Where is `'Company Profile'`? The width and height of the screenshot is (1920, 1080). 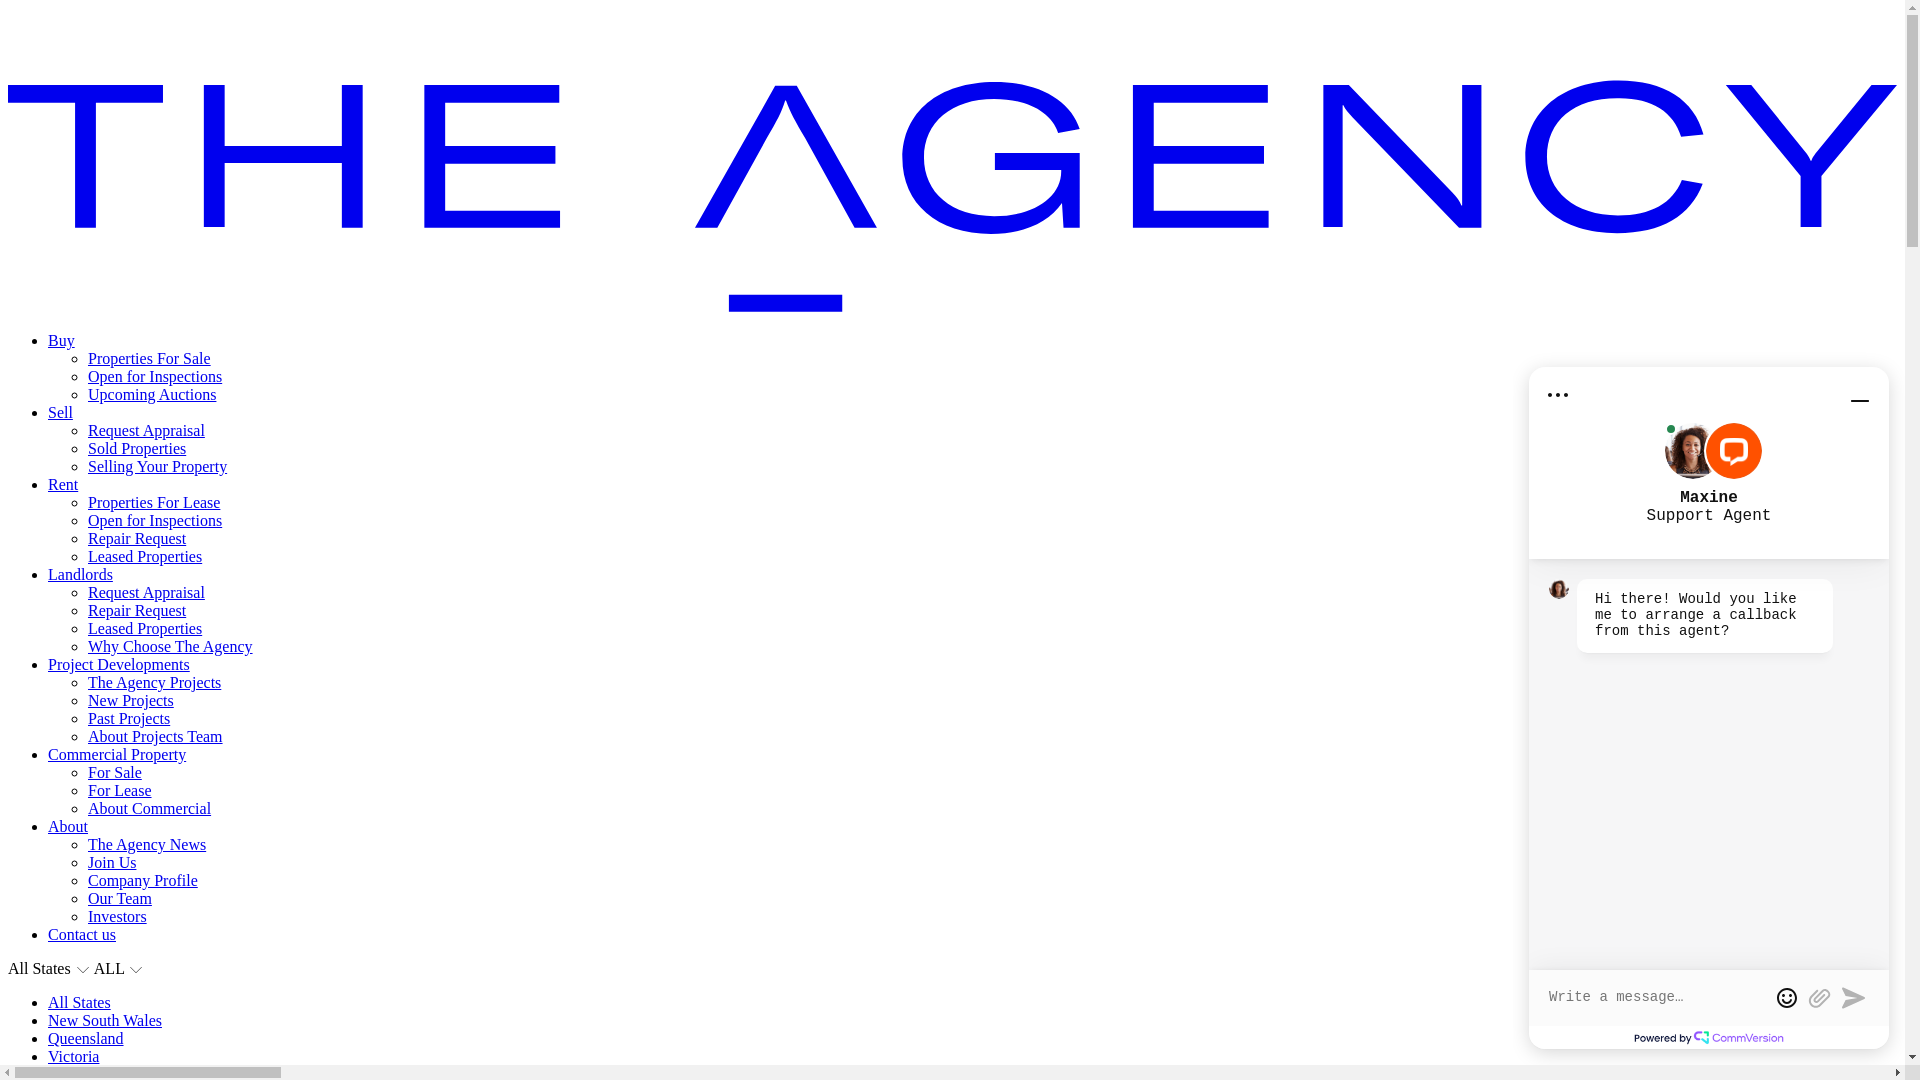 'Company Profile' is located at coordinates (142, 879).